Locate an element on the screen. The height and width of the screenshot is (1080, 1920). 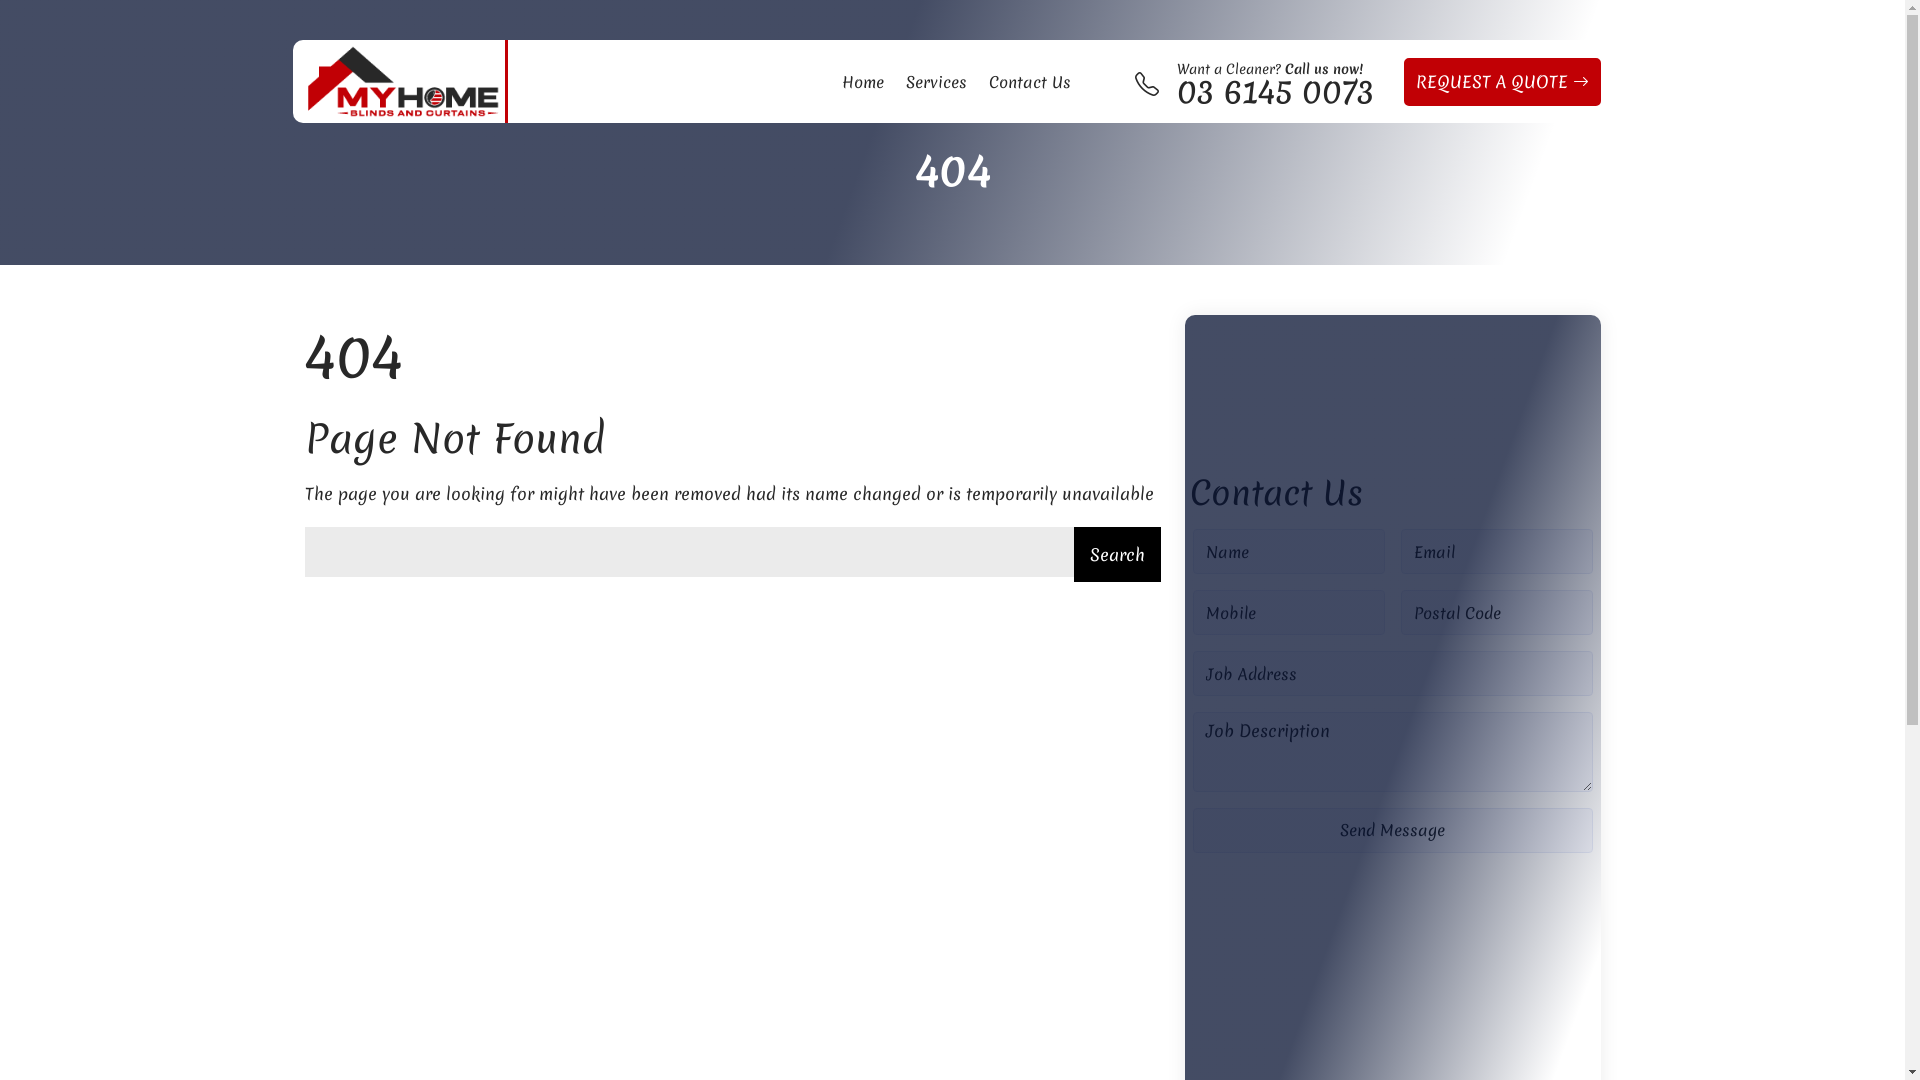
'REQUEST A QUOTE' is located at coordinates (1502, 80).